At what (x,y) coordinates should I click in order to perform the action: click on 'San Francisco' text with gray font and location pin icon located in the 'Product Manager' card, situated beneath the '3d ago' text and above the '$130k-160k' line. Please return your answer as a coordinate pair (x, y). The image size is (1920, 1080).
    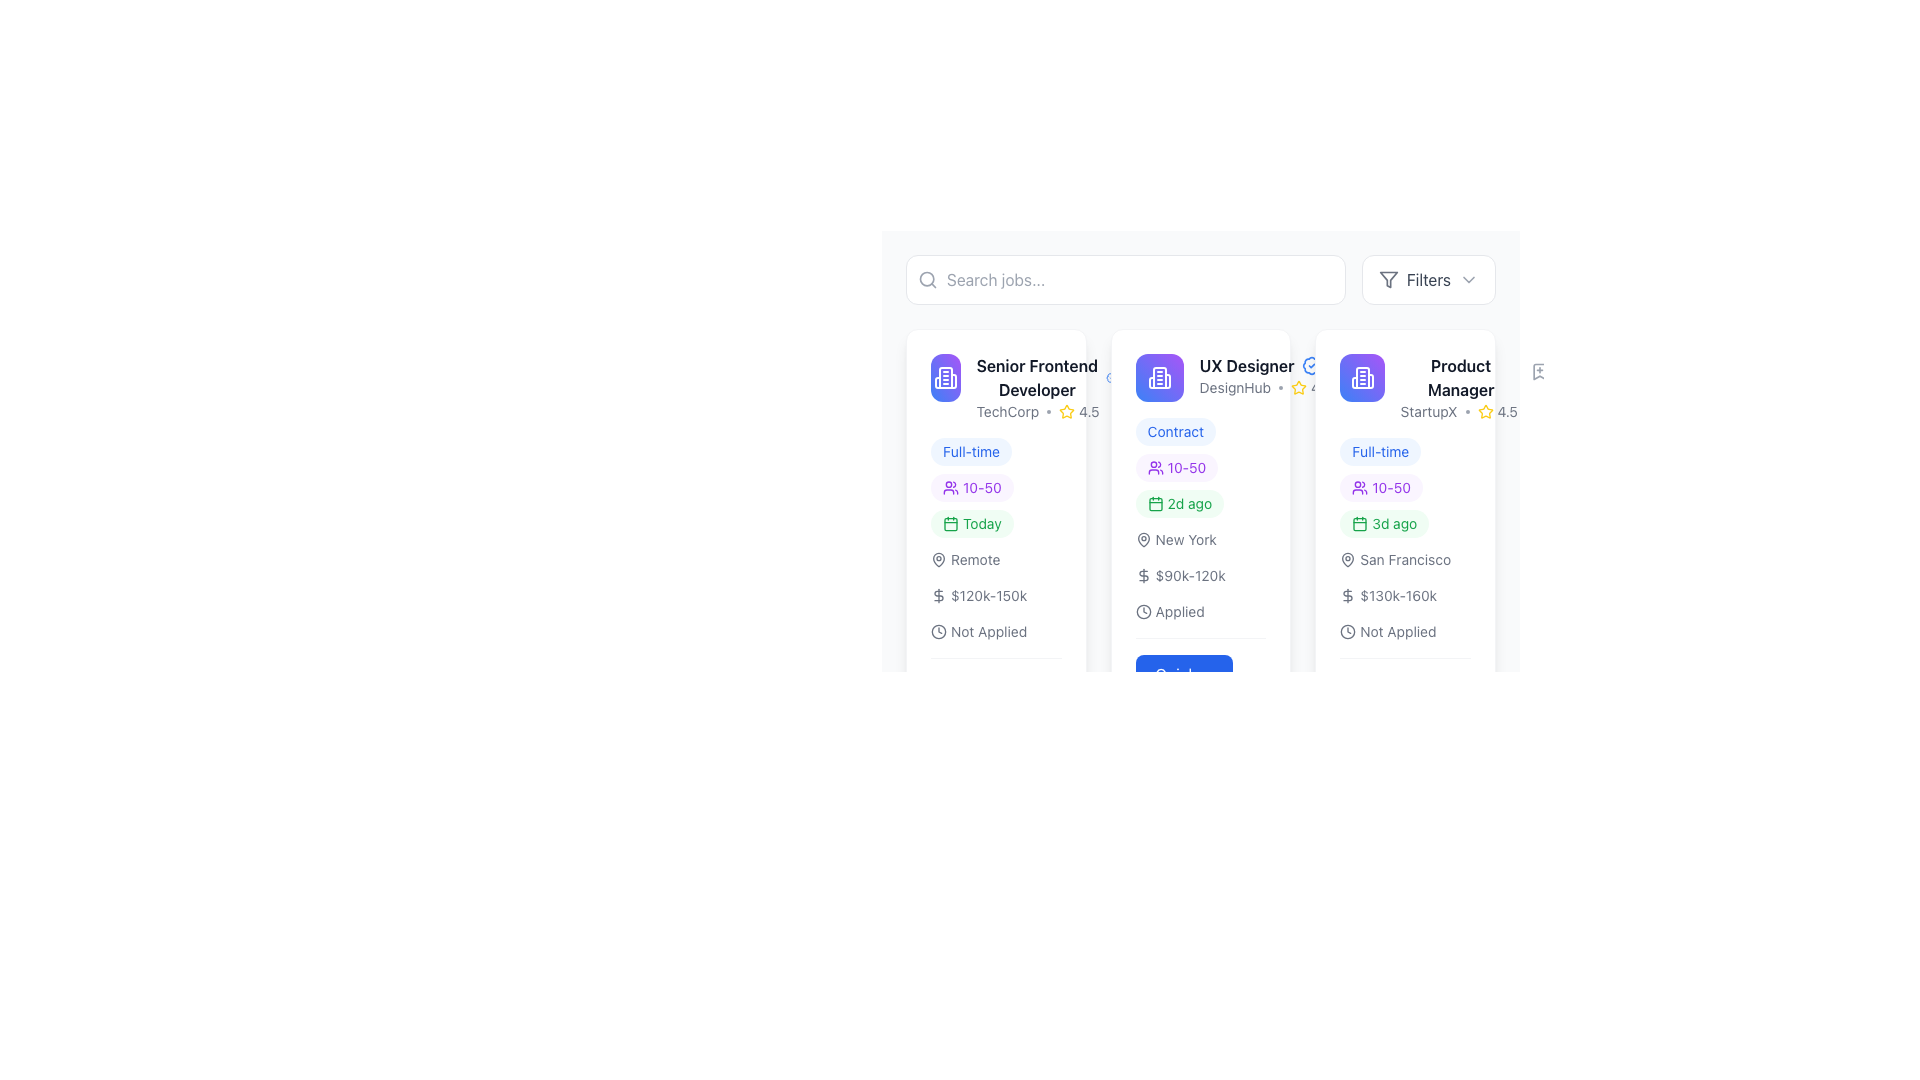
    Looking at the image, I should click on (1394, 559).